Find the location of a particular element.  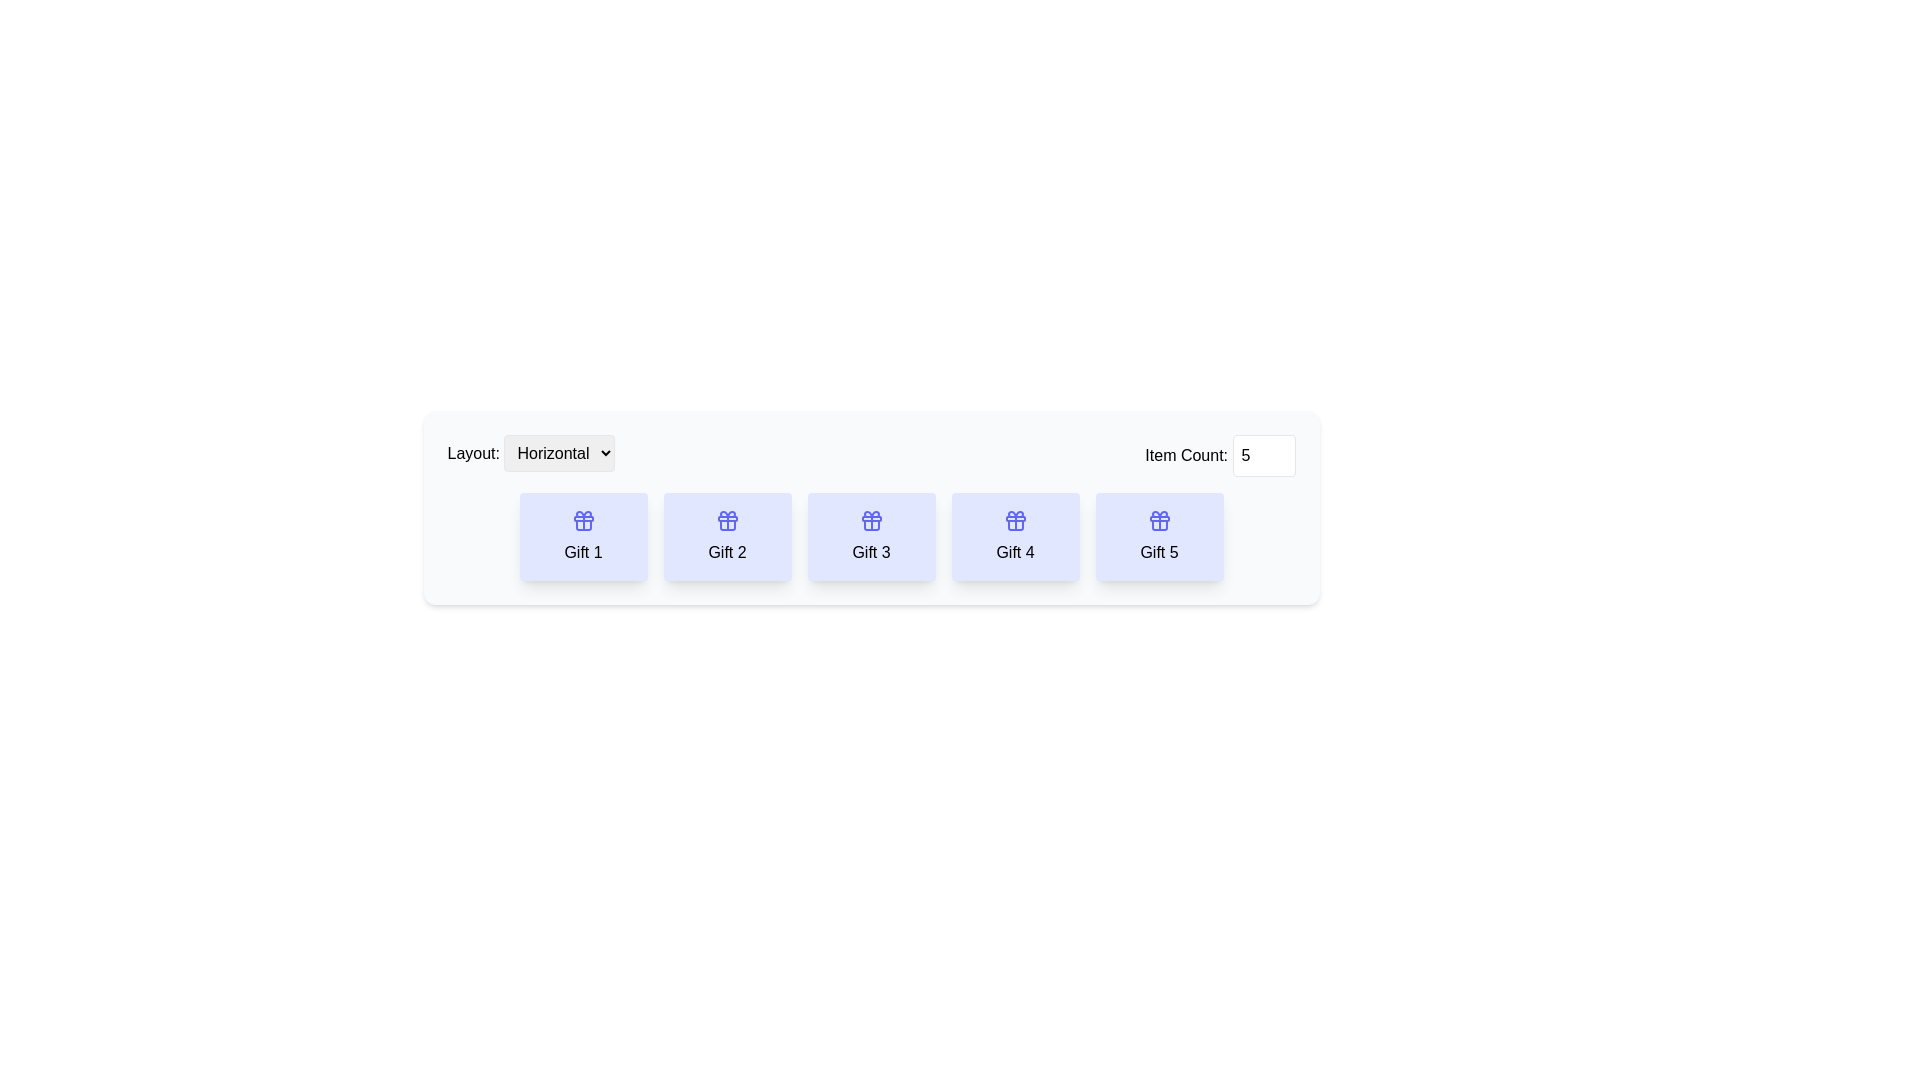

the Decorative Shape that is a rectangular component with rounded corners located within a gift box icon, positioned towards the upper central part of the icon is located at coordinates (582, 518).